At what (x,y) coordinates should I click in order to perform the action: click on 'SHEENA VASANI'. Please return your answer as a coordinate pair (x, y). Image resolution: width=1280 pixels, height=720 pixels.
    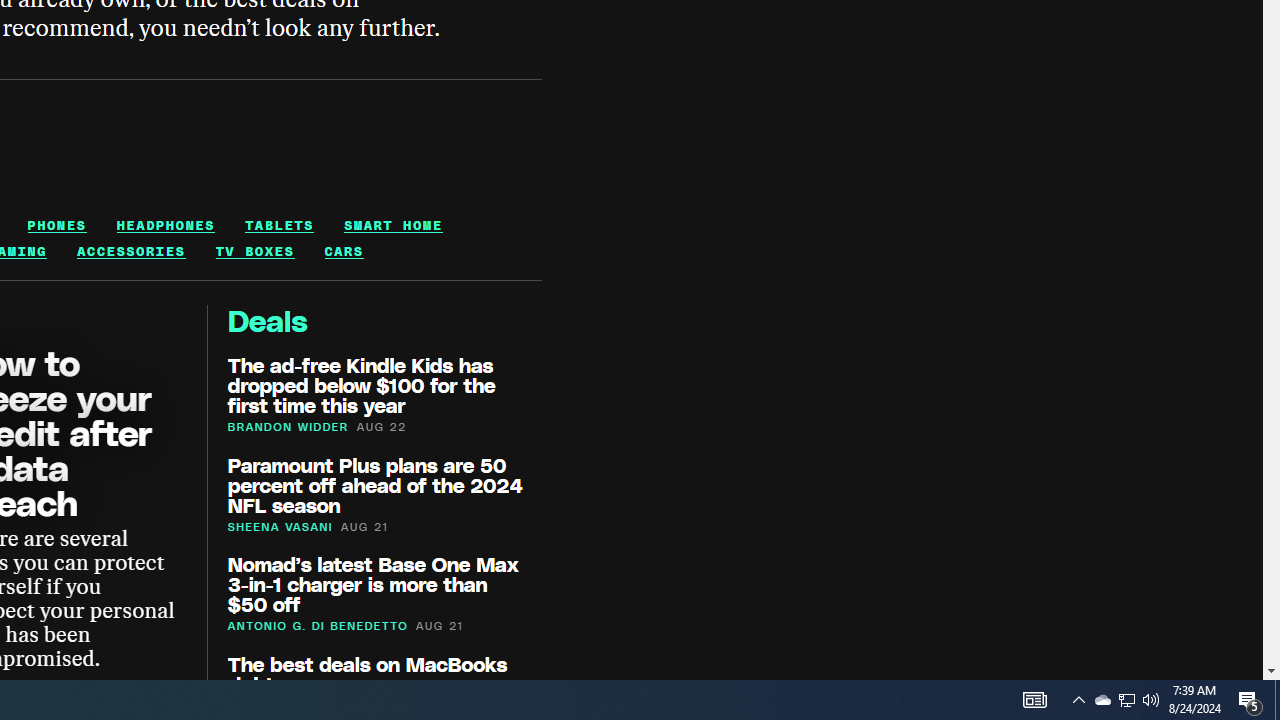
    Looking at the image, I should click on (279, 524).